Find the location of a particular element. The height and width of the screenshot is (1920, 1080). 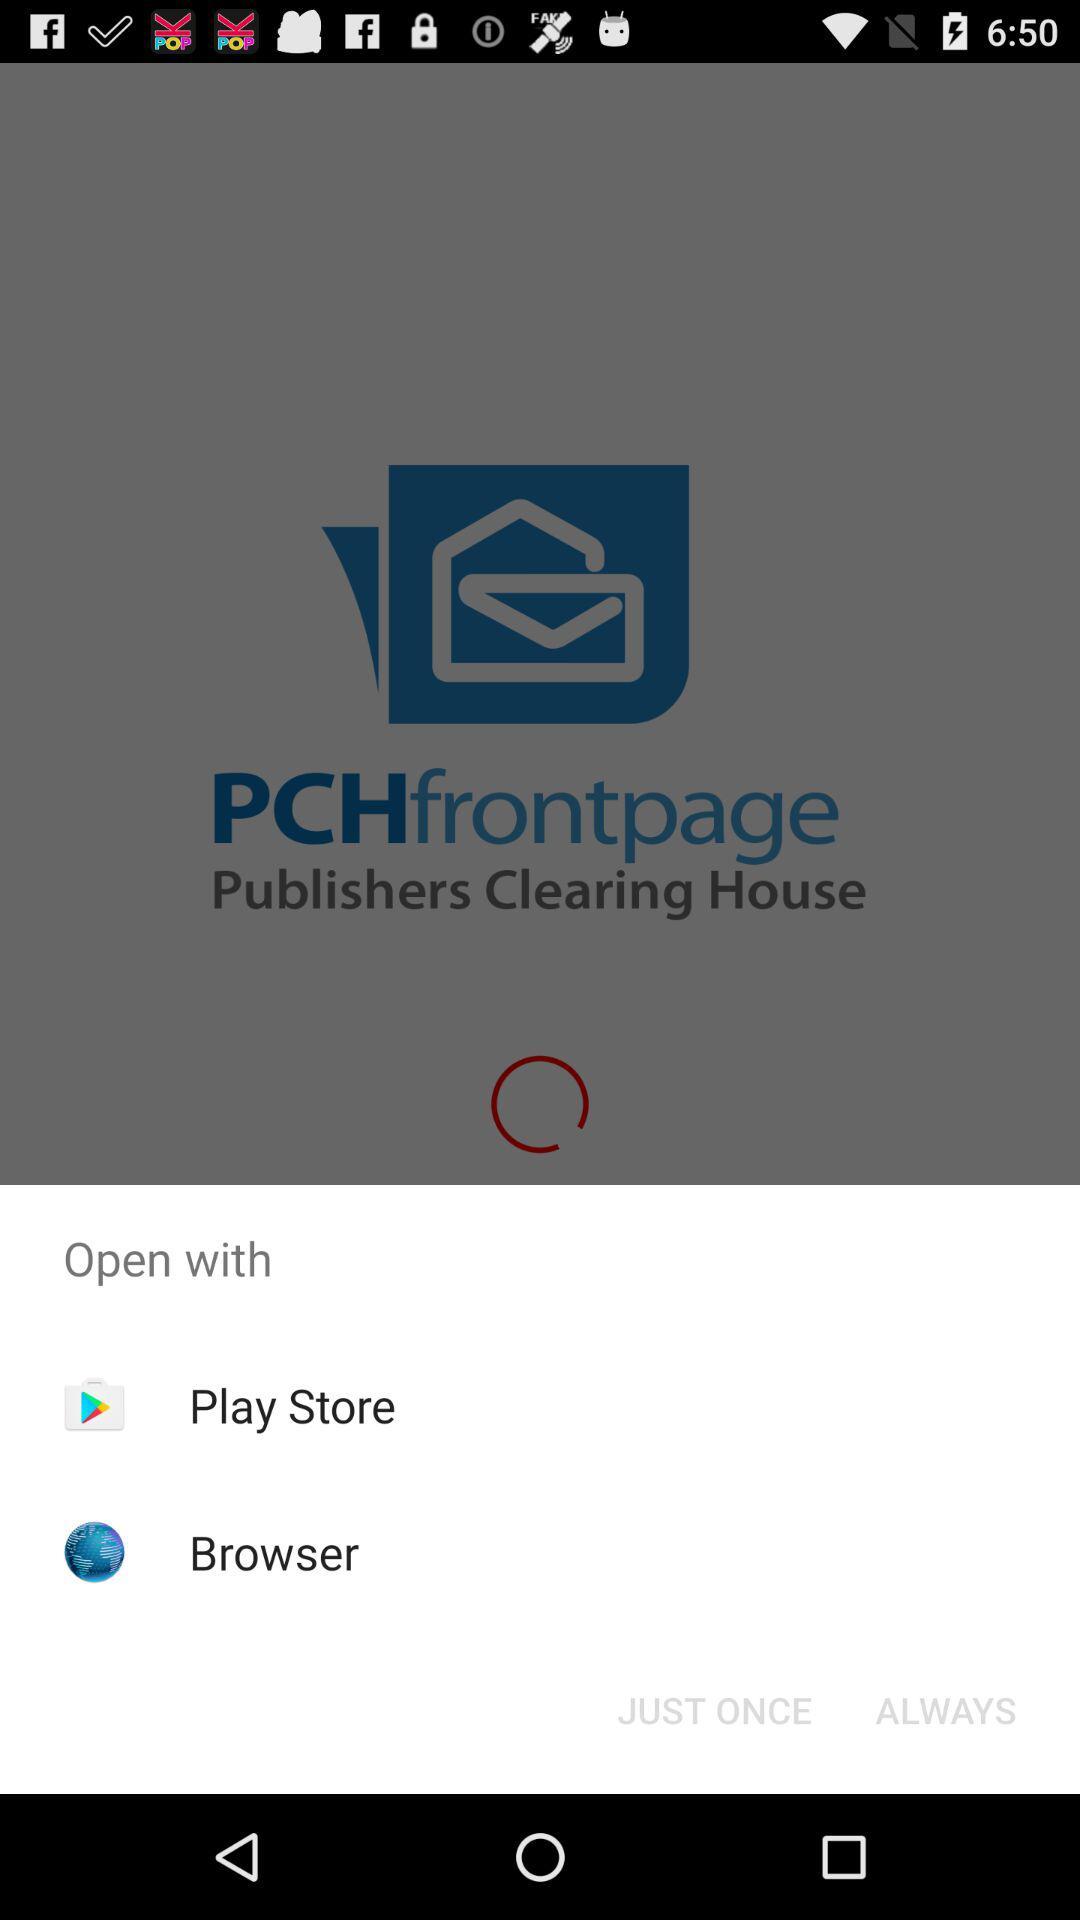

icon next to just once is located at coordinates (945, 1708).